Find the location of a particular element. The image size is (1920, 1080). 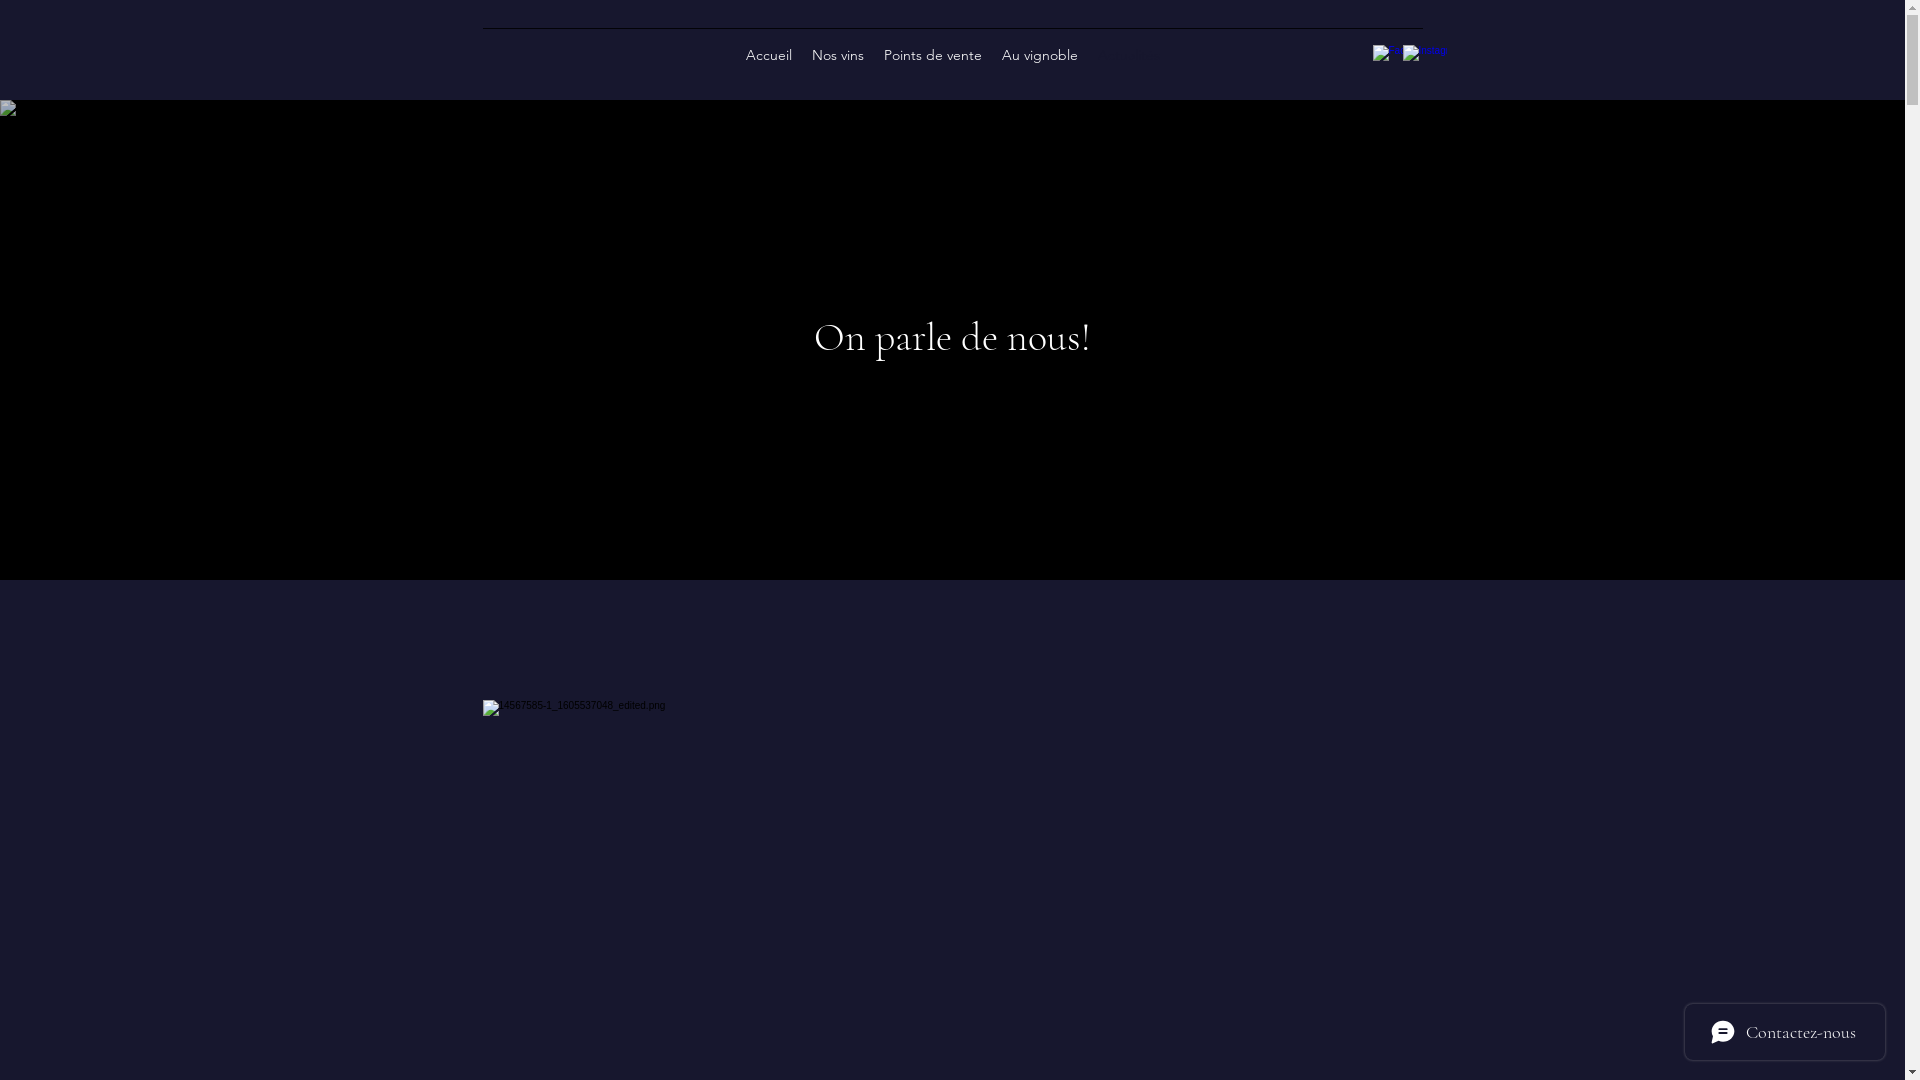

'Accueil' is located at coordinates (767, 53).